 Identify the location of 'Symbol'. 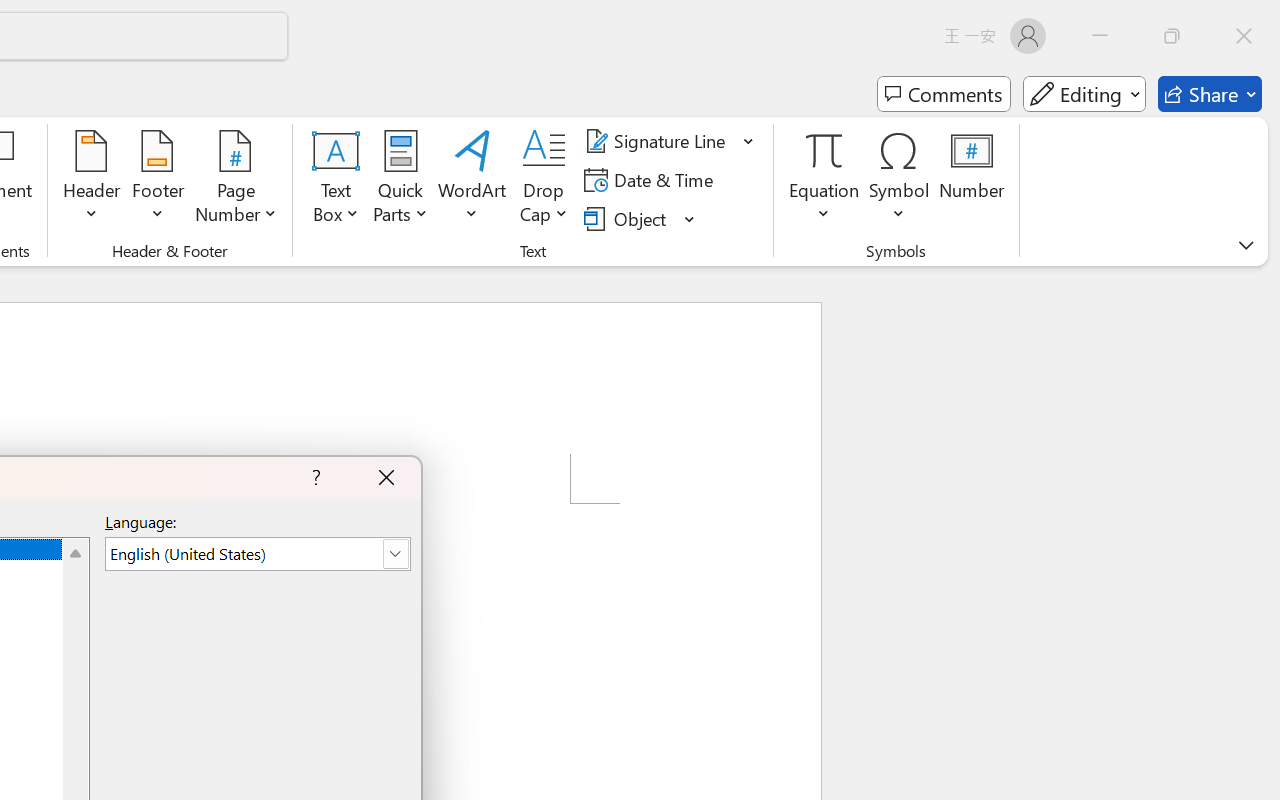
(898, 179).